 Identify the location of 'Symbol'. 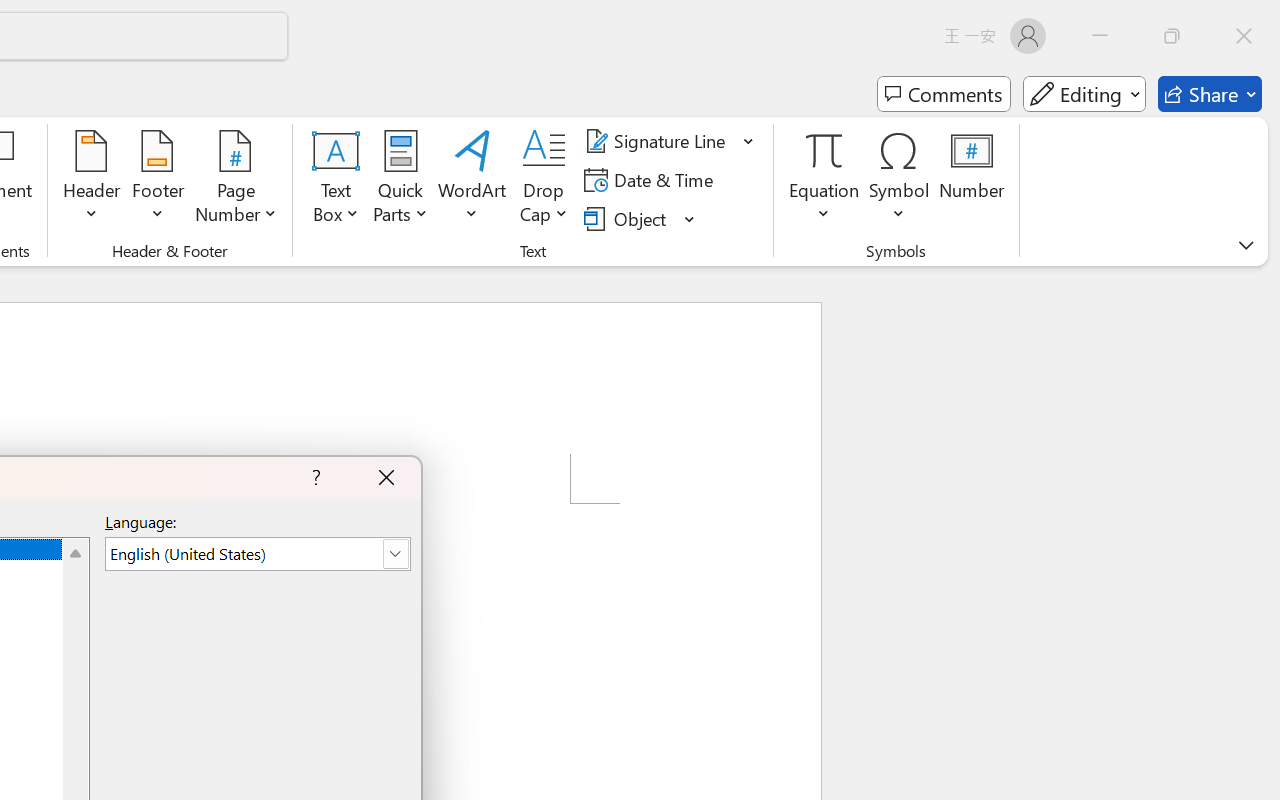
(898, 179).